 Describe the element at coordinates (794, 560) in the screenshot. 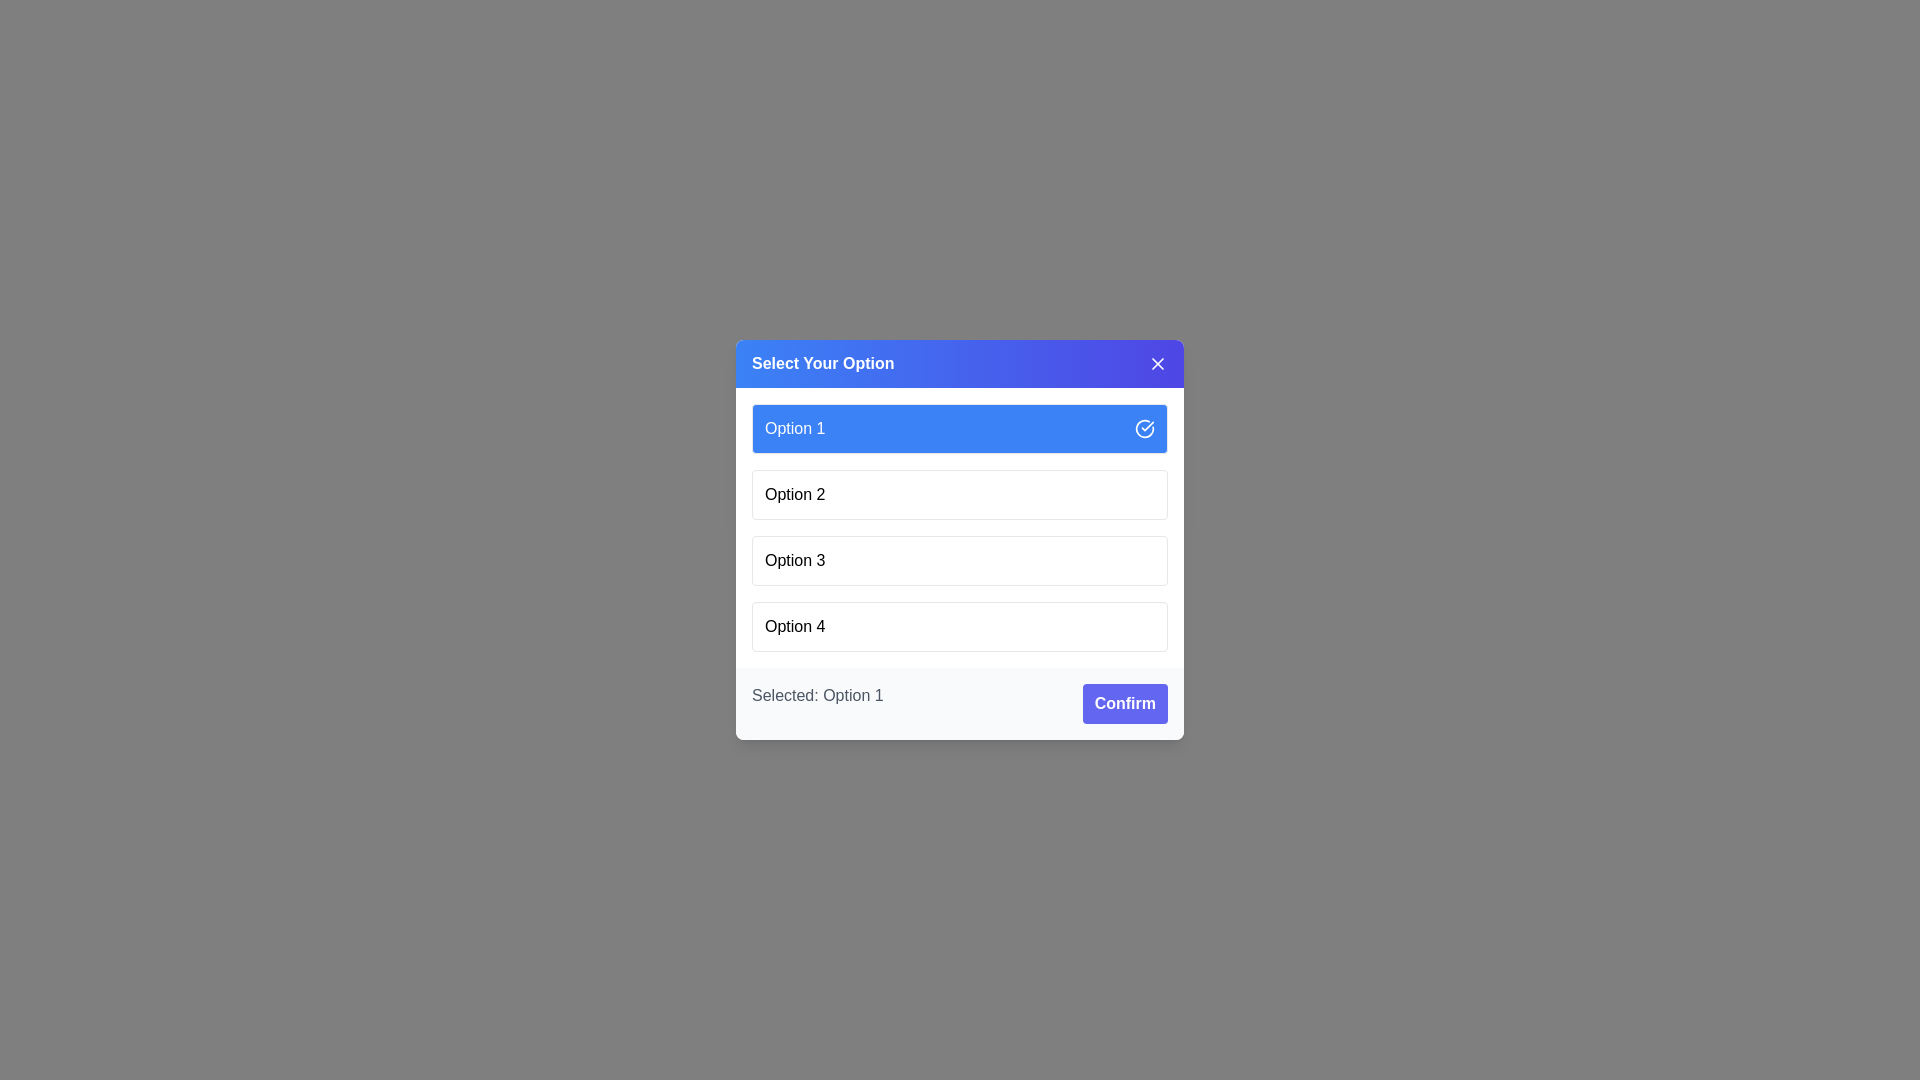

I see `the selectable item 'Option 3' in the list` at that location.